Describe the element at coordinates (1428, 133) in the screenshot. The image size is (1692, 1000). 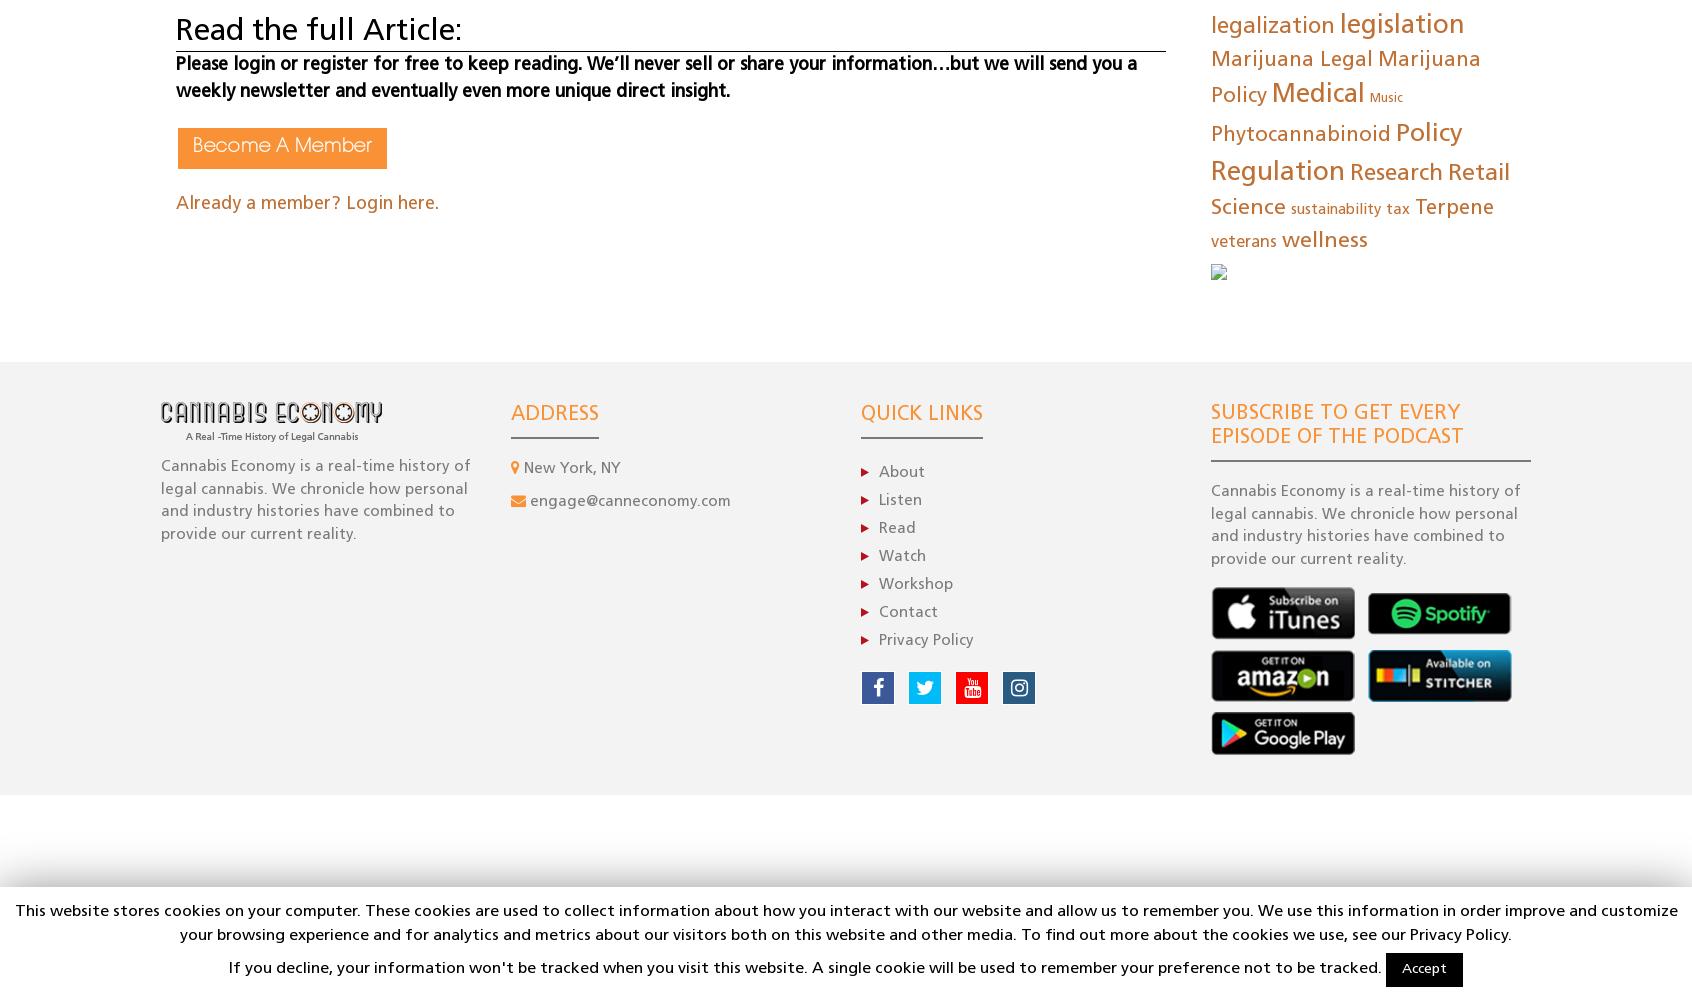
I see `'Policy'` at that location.